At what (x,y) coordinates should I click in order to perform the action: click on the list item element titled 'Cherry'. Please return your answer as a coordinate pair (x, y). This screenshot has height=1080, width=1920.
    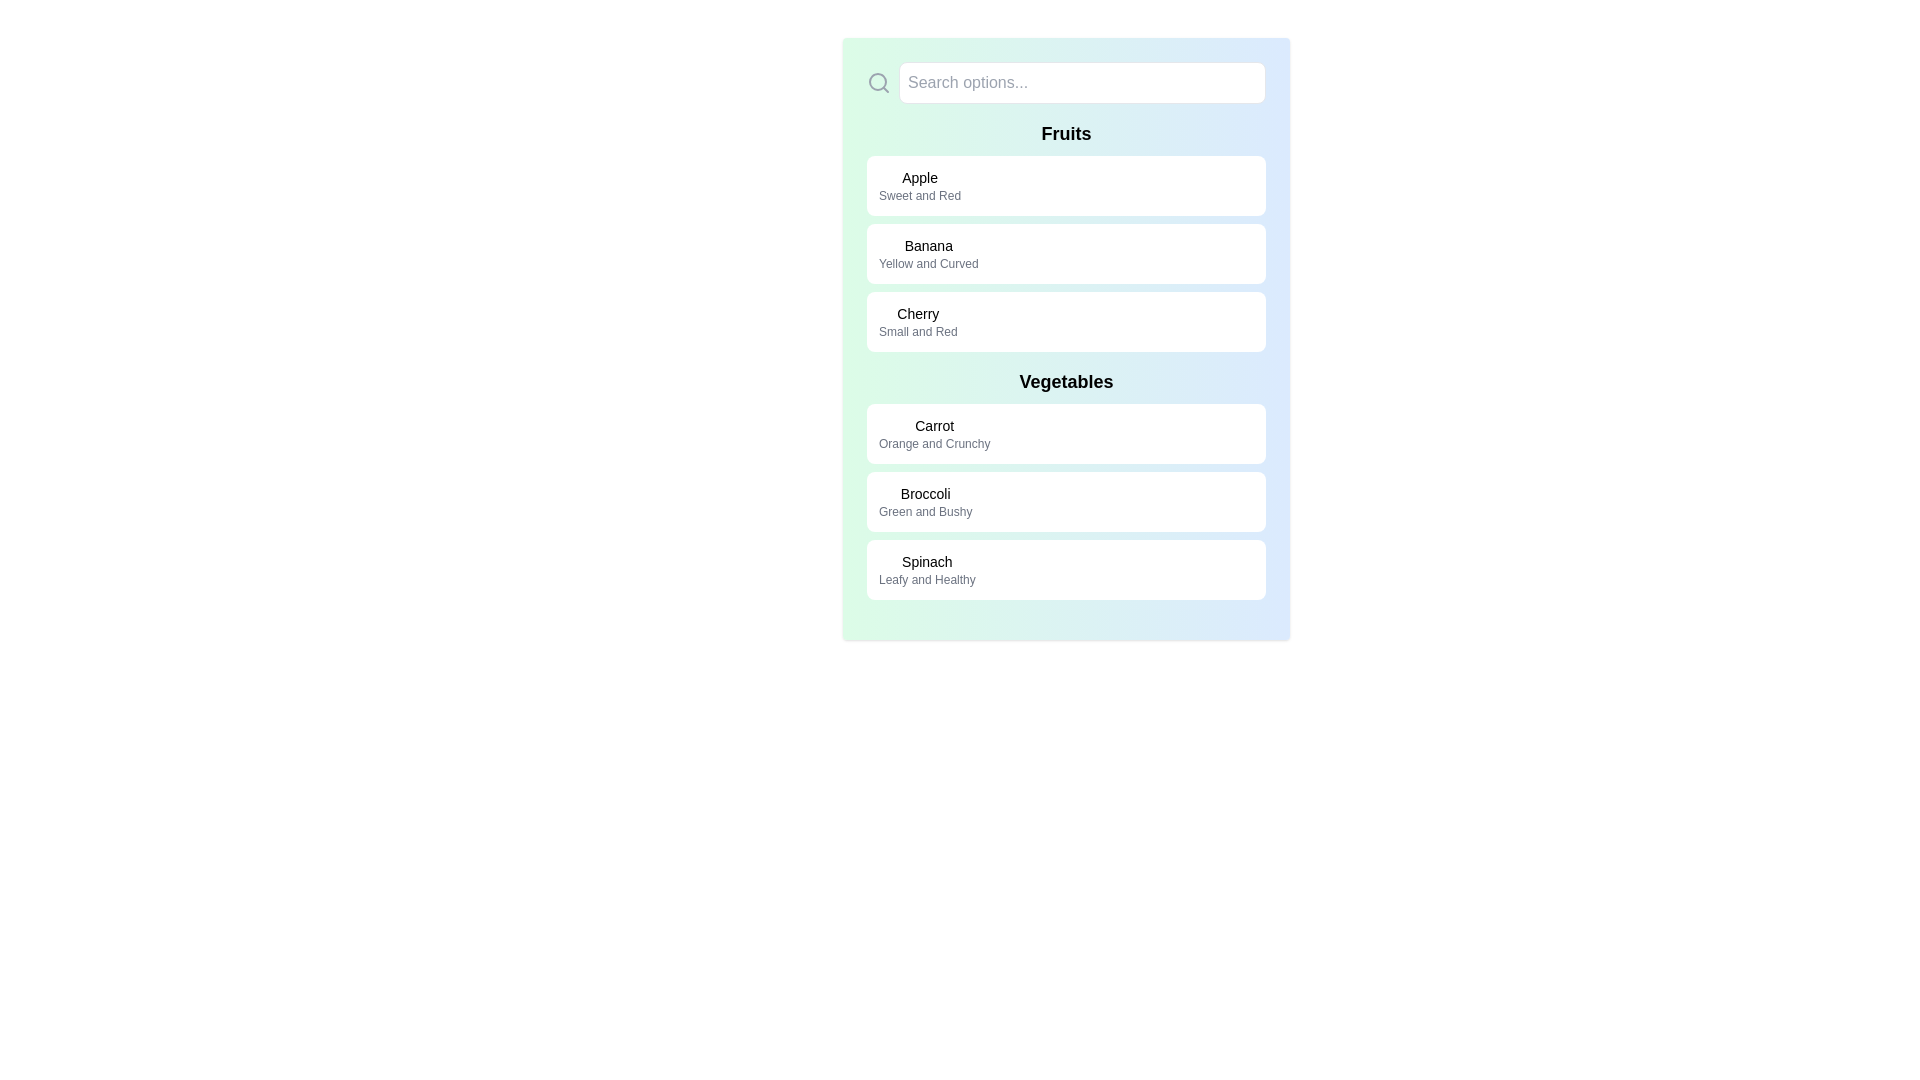
    Looking at the image, I should click on (1065, 320).